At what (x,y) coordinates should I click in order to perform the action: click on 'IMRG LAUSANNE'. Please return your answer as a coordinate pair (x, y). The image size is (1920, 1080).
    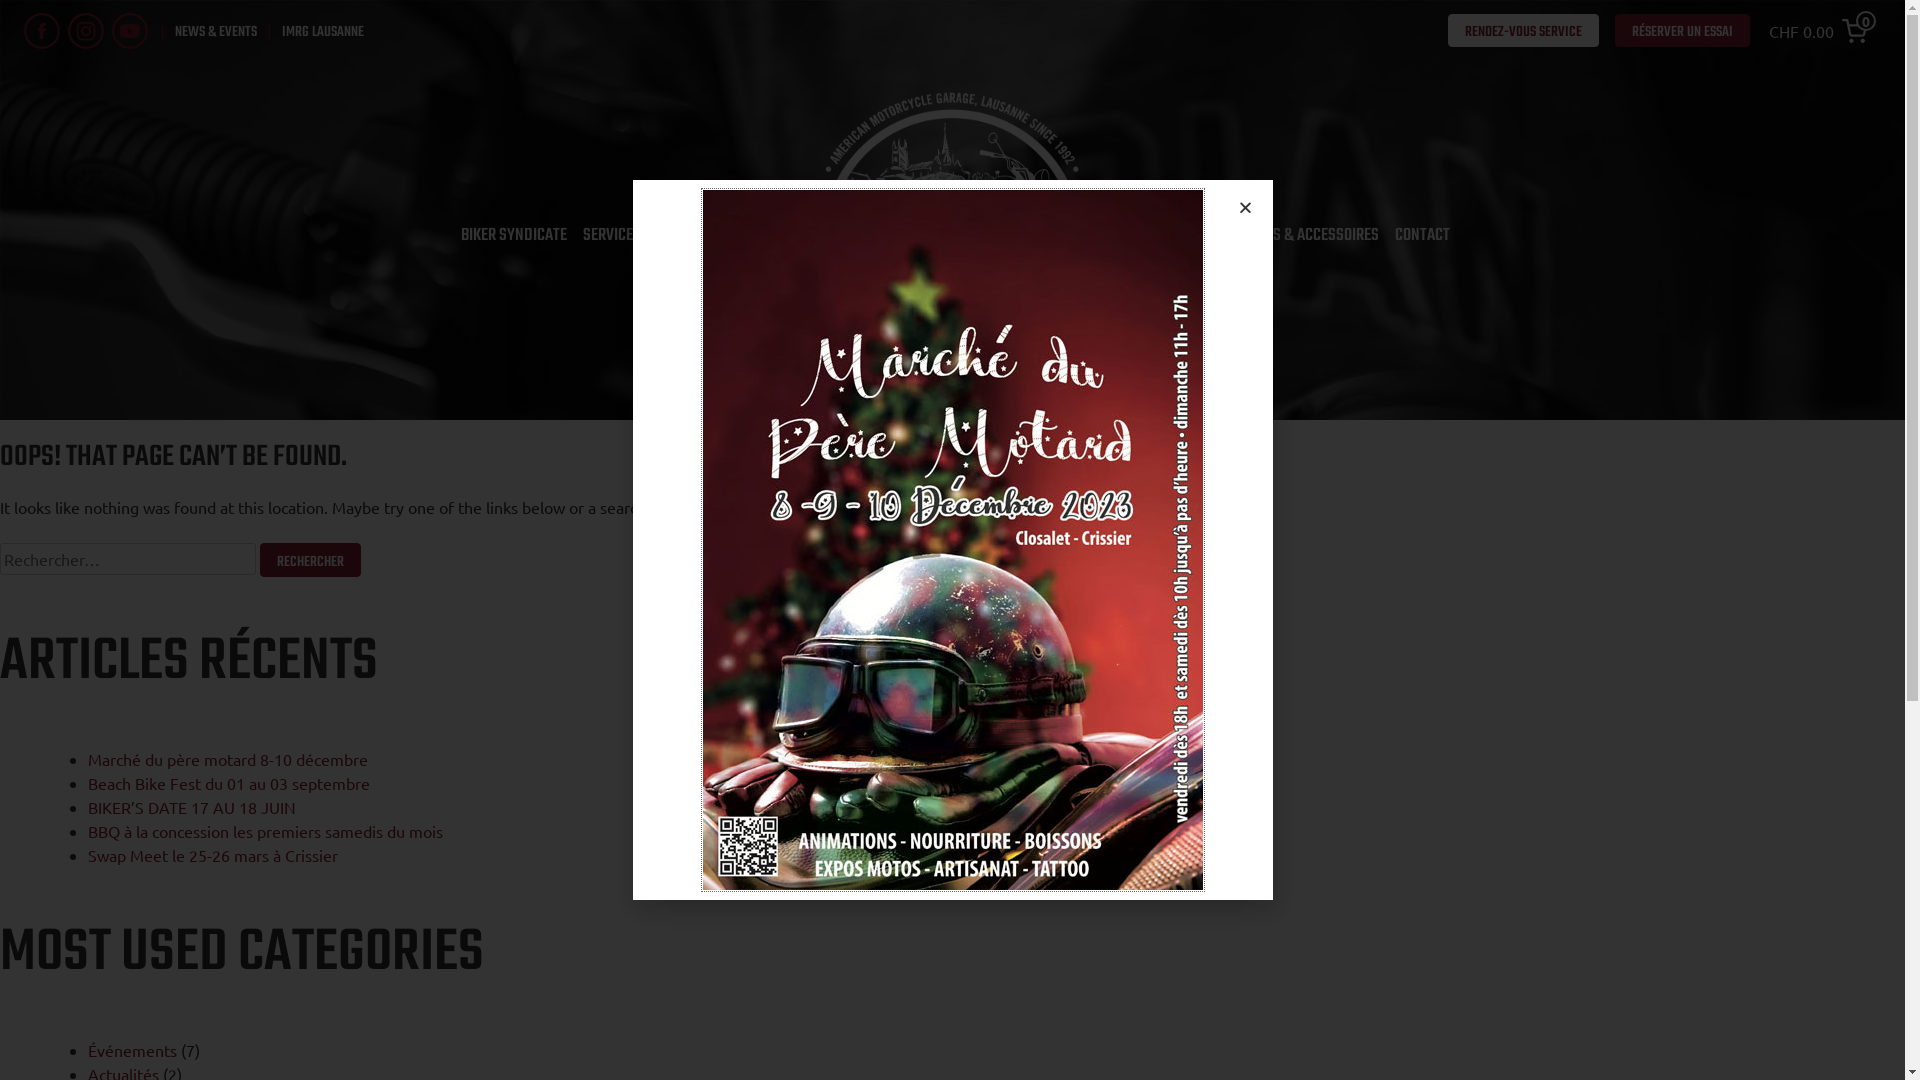
    Looking at the image, I should click on (315, 31).